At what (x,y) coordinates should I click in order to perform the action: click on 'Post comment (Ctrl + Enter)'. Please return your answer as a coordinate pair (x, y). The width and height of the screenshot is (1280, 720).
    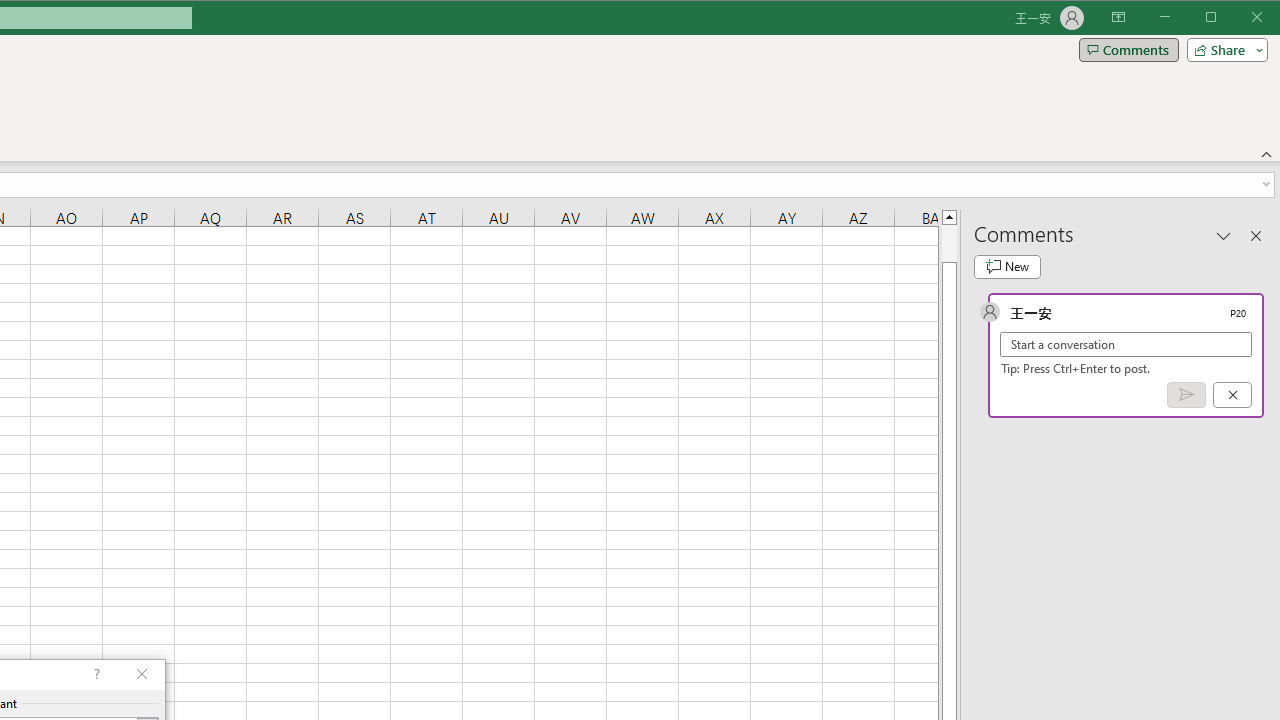
    Looking at the image, I should click on (1186, 395).